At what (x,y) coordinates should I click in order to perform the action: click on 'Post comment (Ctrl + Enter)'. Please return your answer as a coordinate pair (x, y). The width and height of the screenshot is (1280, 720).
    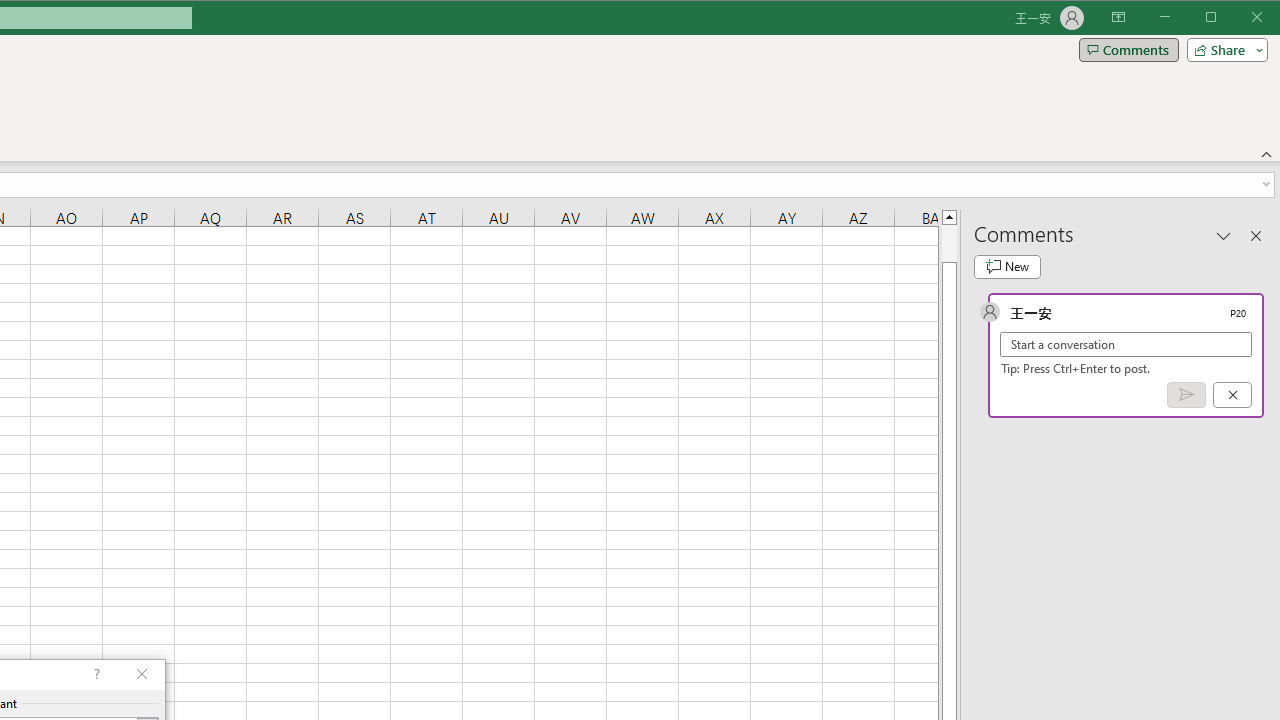
    Looking at the image, I should click on (1186, 395).